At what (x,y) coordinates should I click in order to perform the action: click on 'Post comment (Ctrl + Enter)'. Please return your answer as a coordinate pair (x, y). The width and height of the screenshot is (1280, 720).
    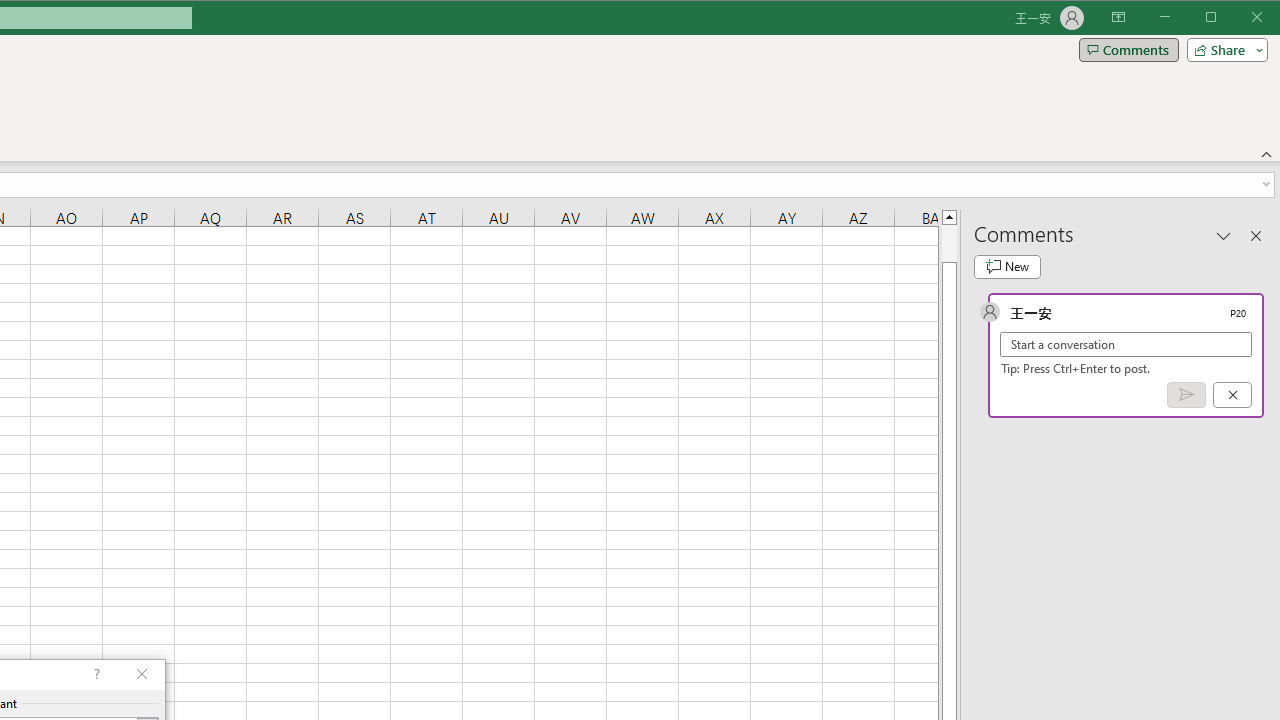
    Looking at the image, I should click on (1186, 395).